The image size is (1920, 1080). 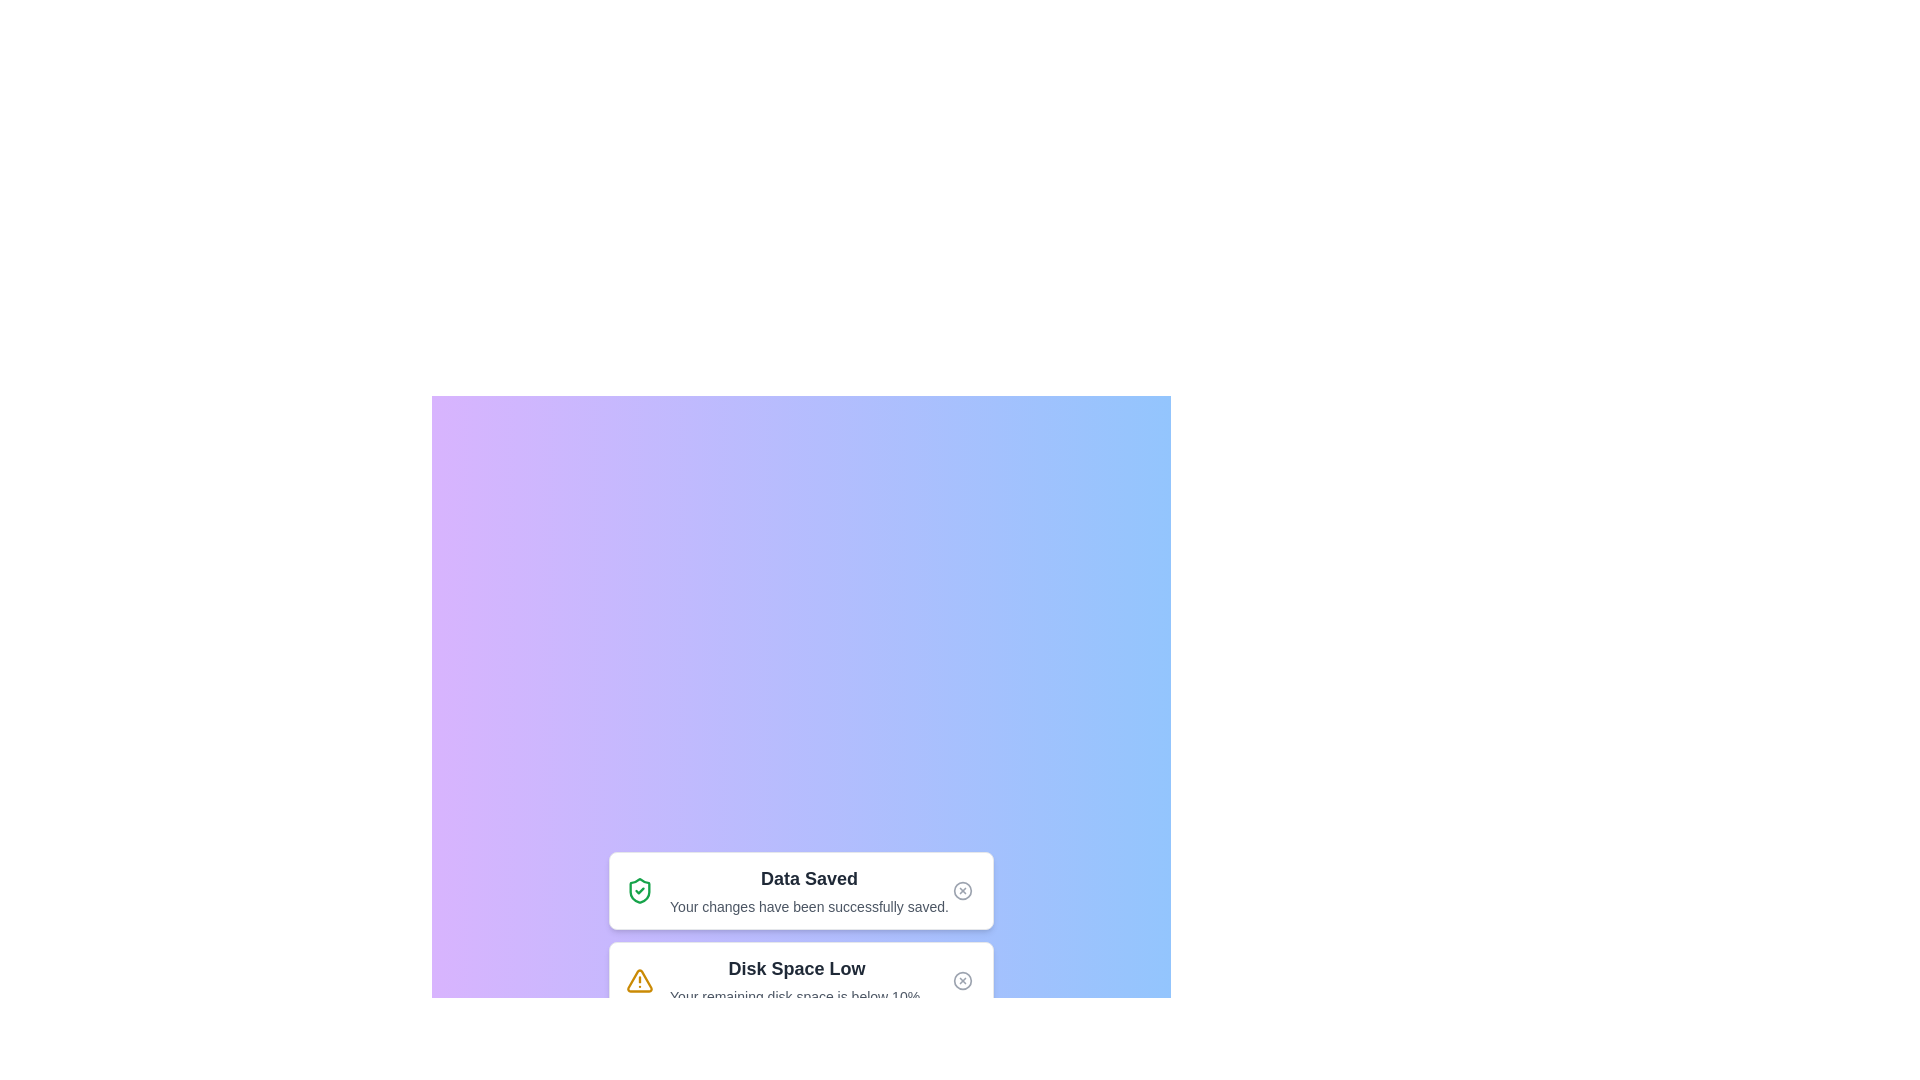 I want to click on dismiss button for the notification titled 'Data Saved', so click(x=962, y=890).